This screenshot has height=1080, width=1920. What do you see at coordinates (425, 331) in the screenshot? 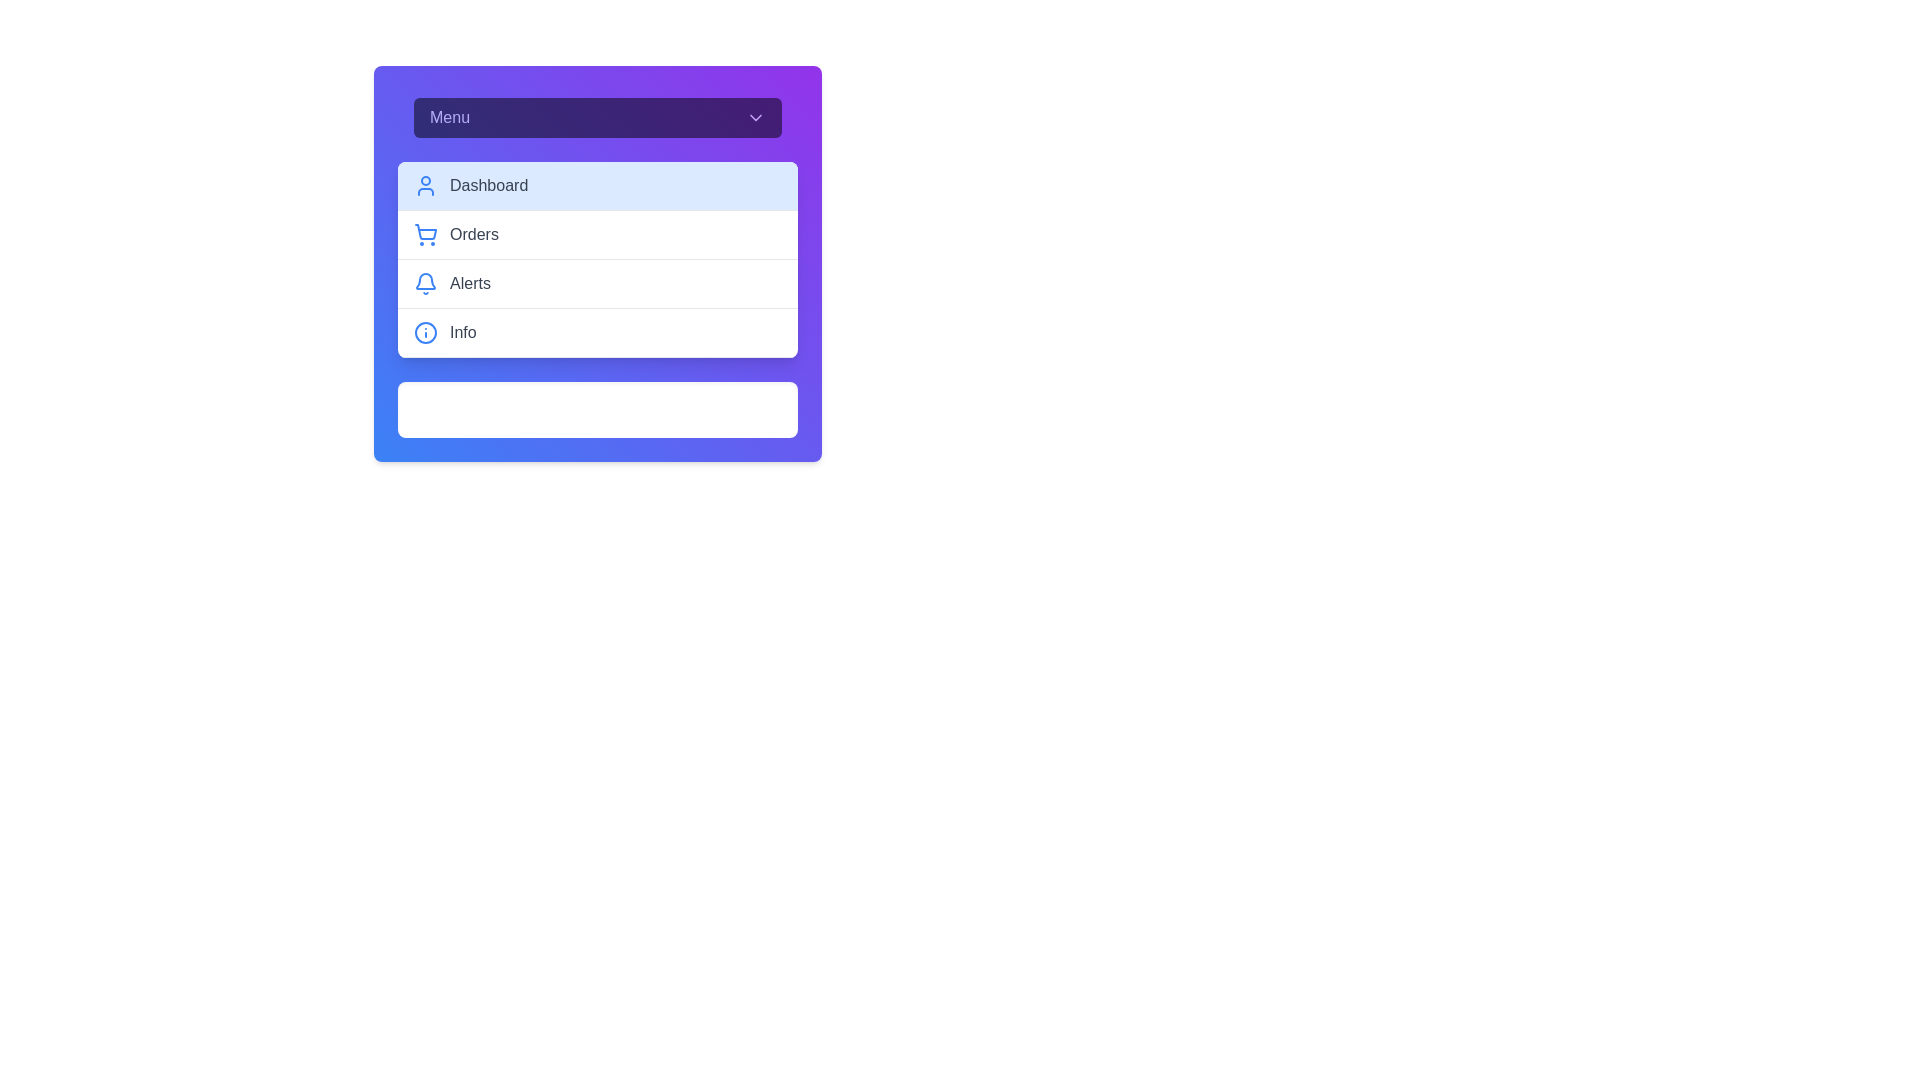
I see `the circular vector graphic element that is part of the information icon located to the left of the 'Info' text label in the vertical menu list` at bounding box center [425, 331].